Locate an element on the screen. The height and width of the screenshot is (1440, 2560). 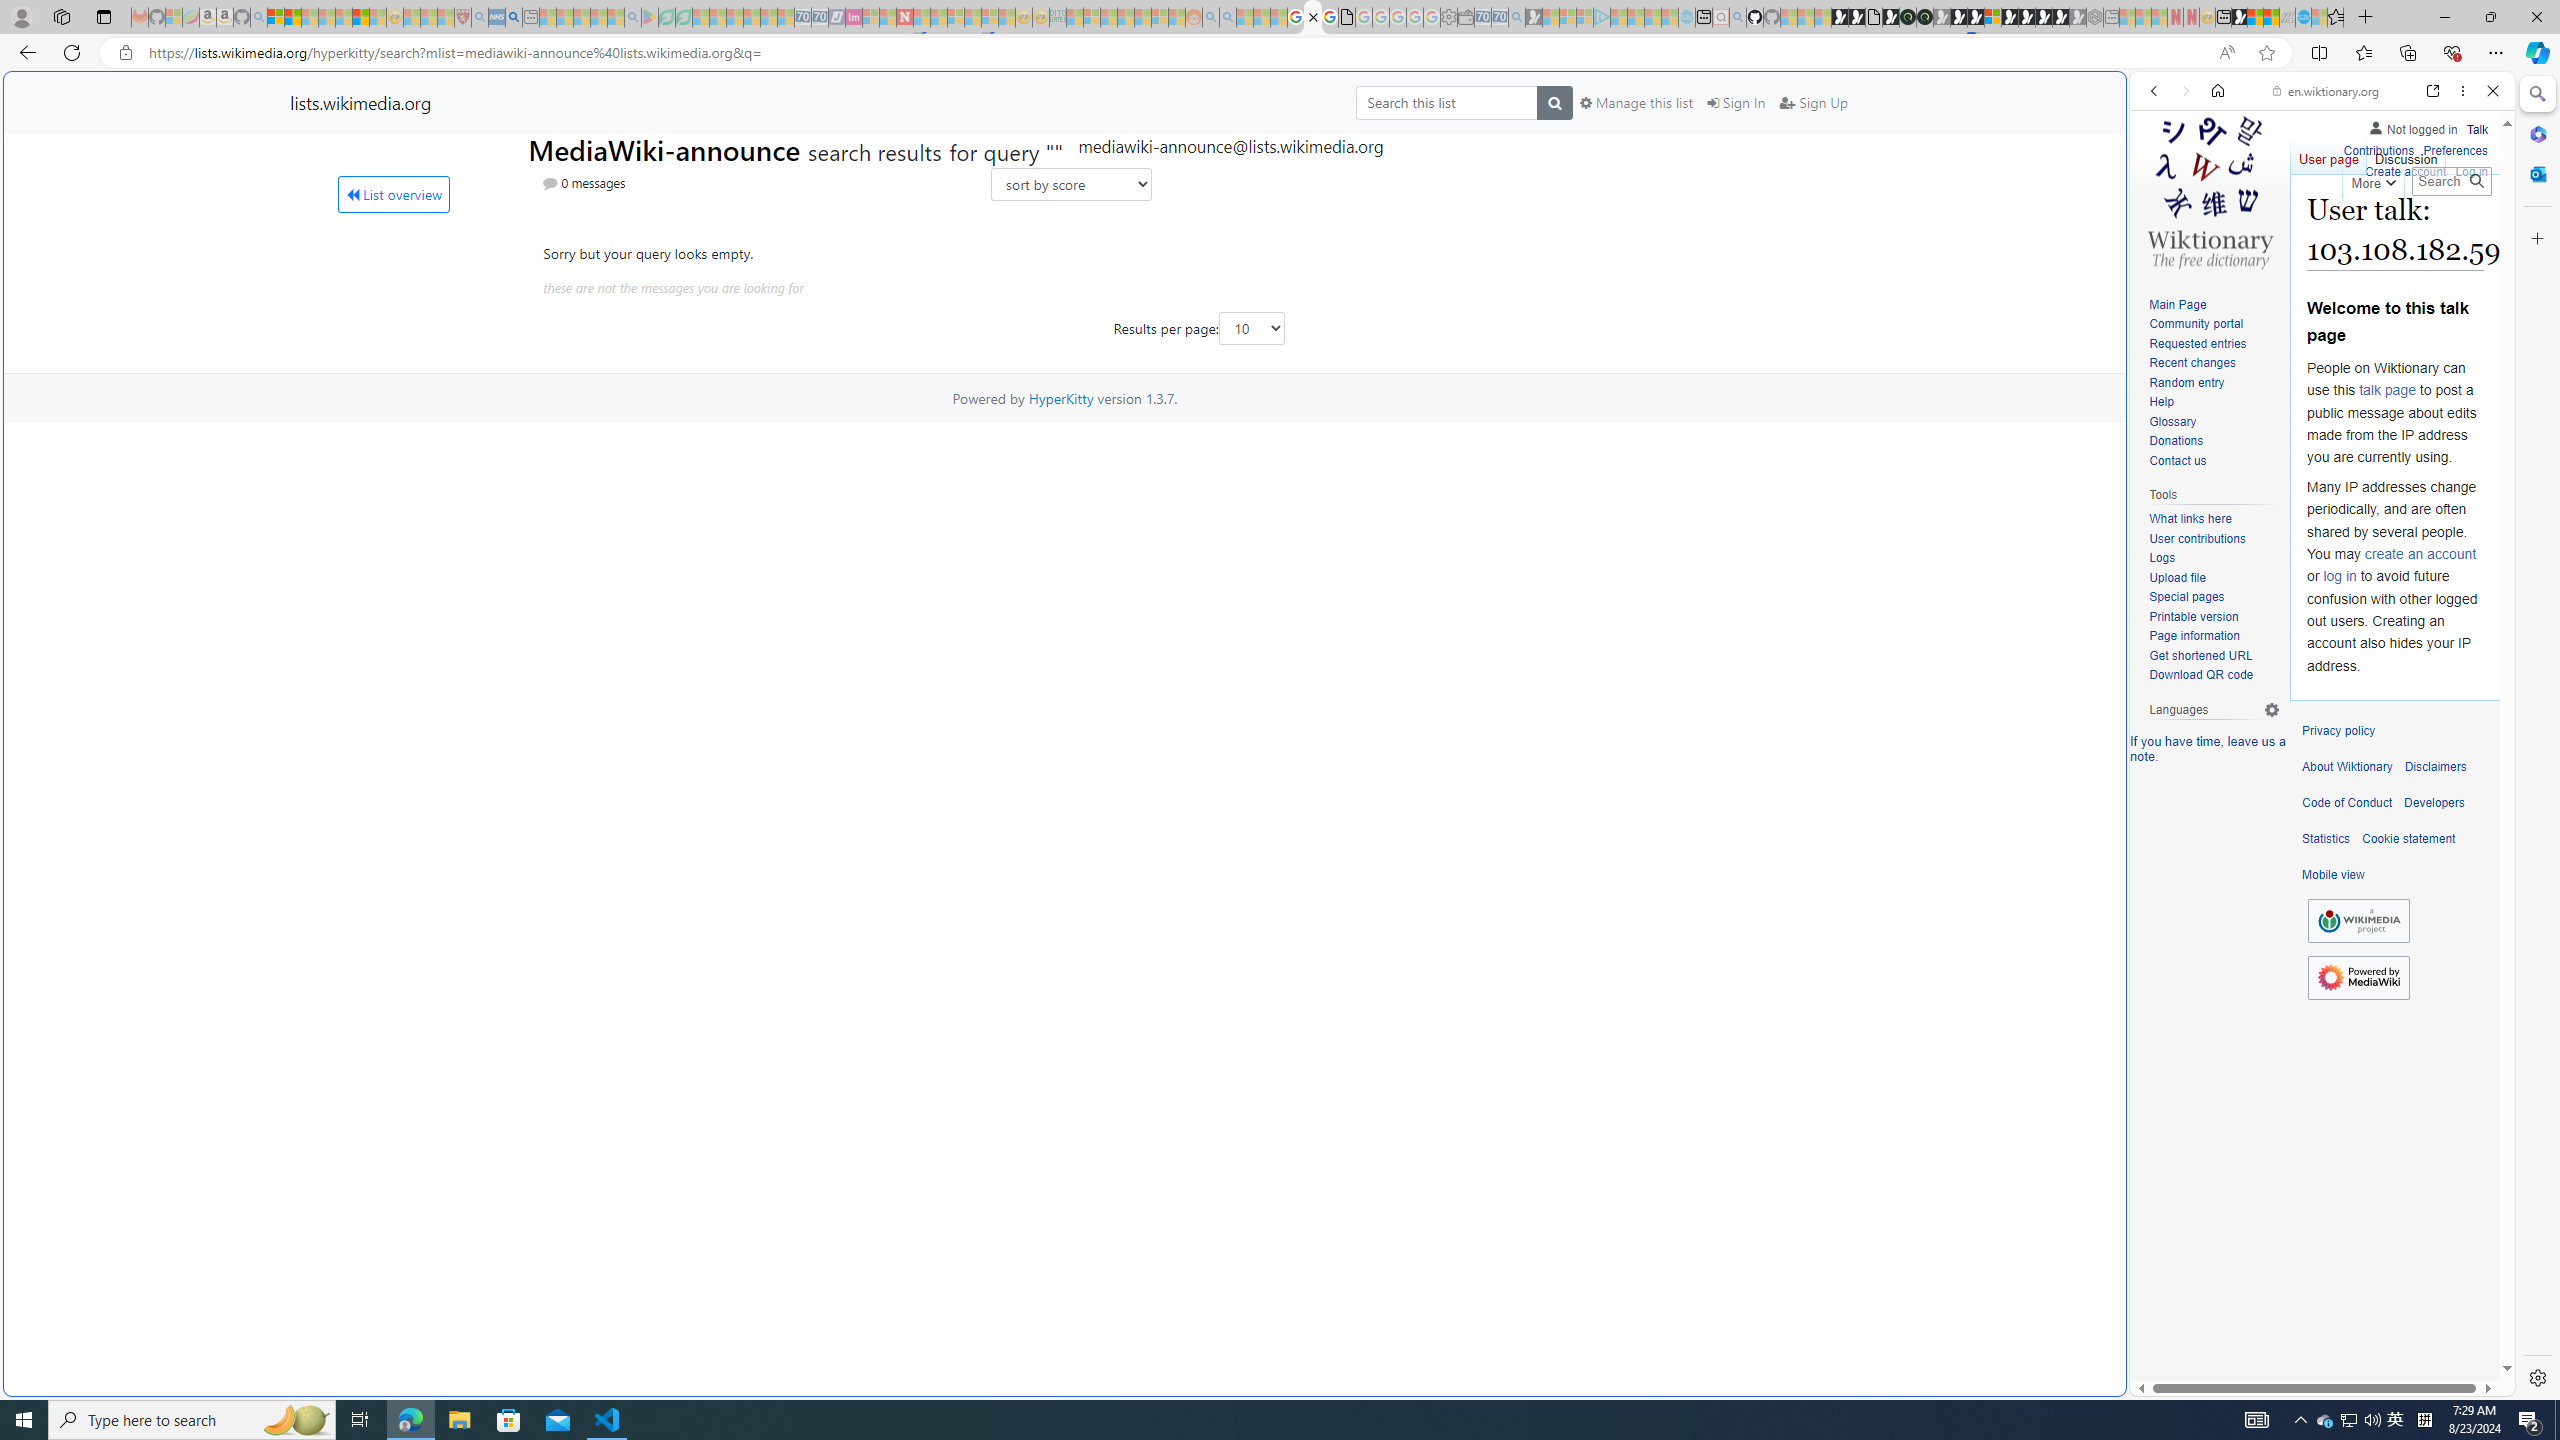
'Code of Conduct' is located at coordinates (2347, 803).